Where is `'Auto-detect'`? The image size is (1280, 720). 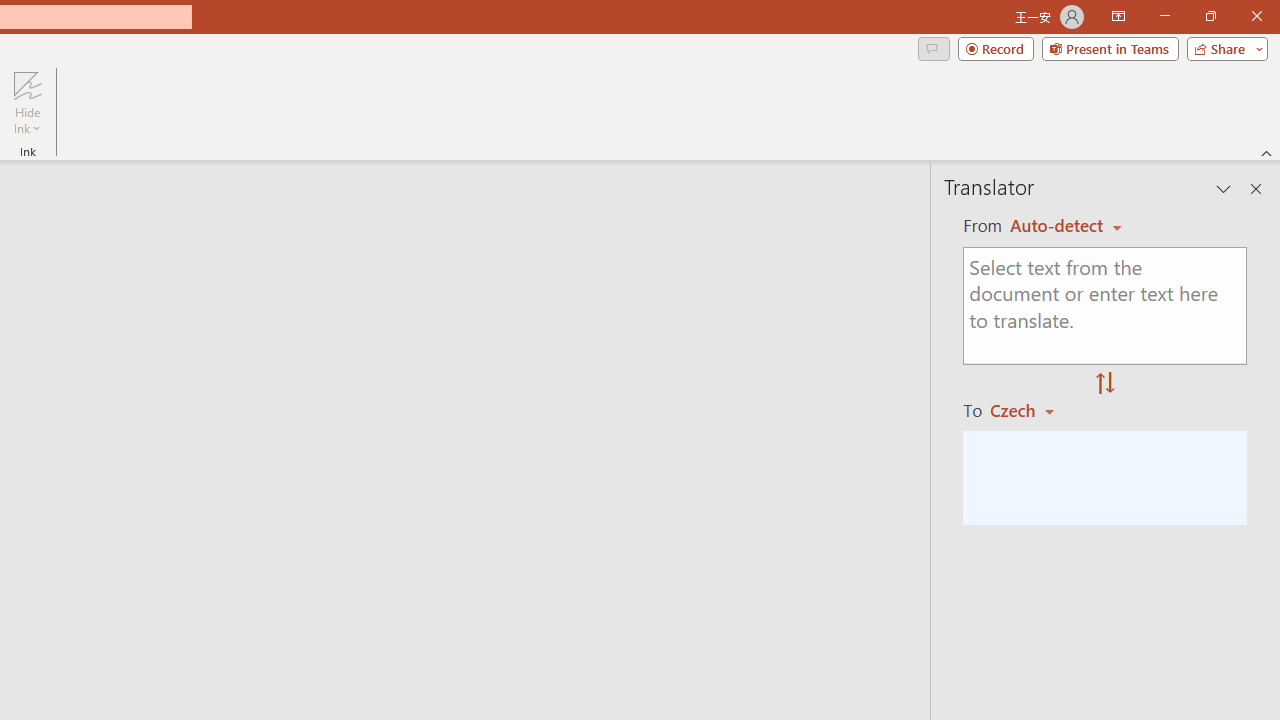
'Auto-detect' is located at coordinates (1065, 225).